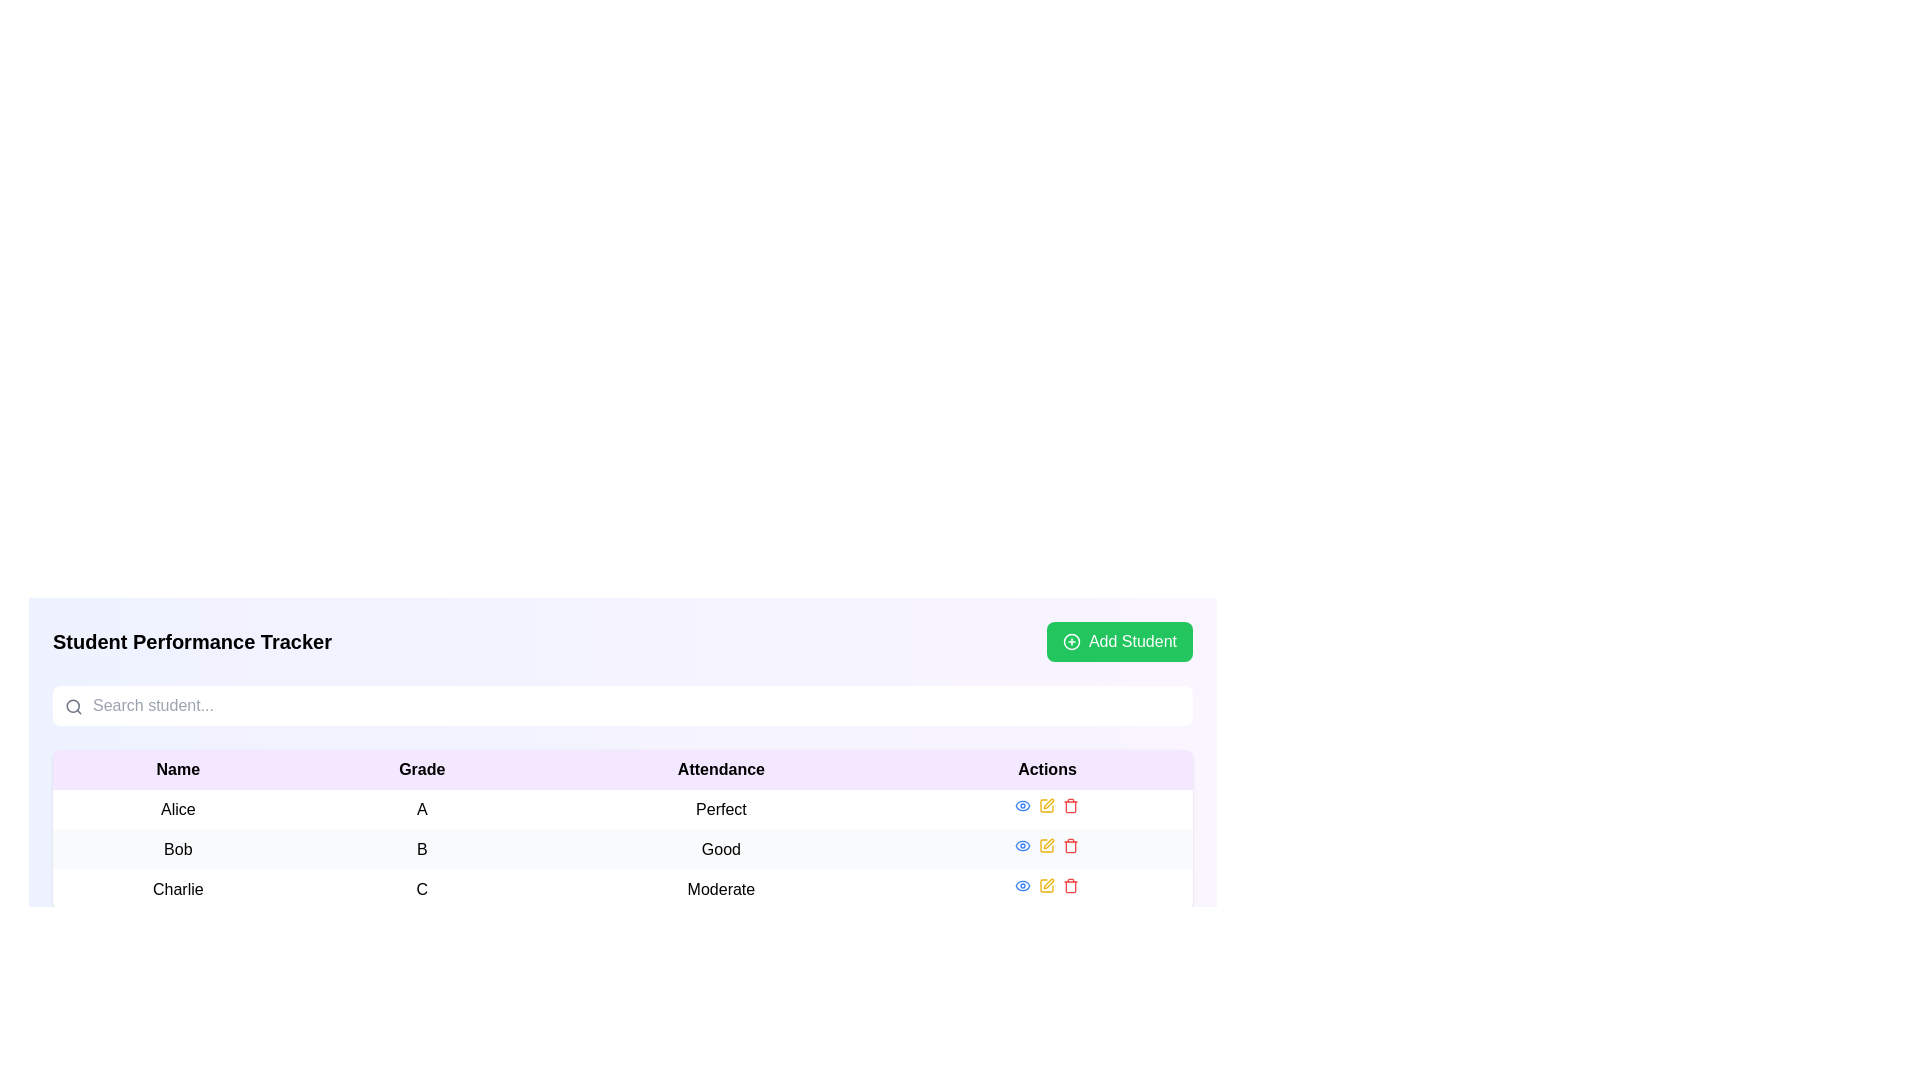 This screenshot has height=1080, width=1920. Describe the element at coordinates (178, 889) in the screenshot. I see `the student's name text label located in the first column of the last row of the table under the 'Name' header` at that location.